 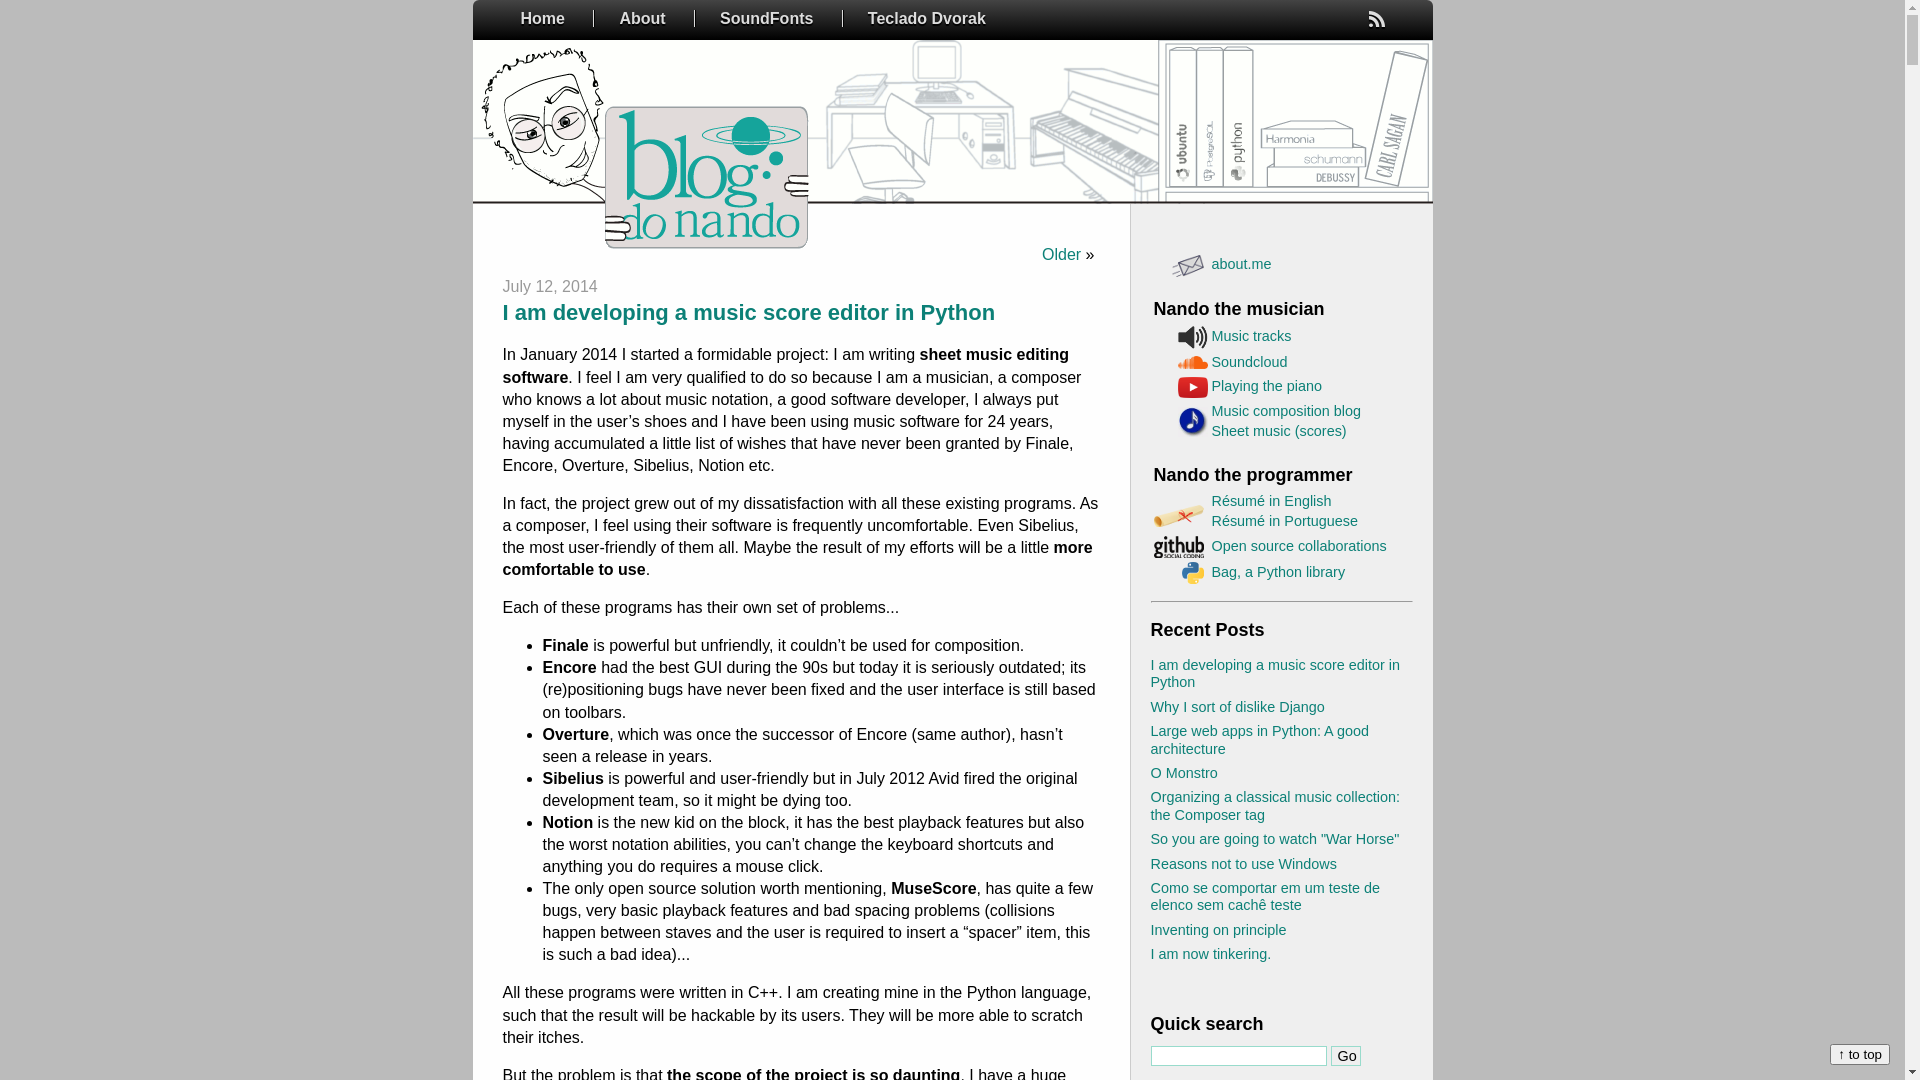 I want to click on 'Sheet music (scores)', so click(x=1278, y=430).